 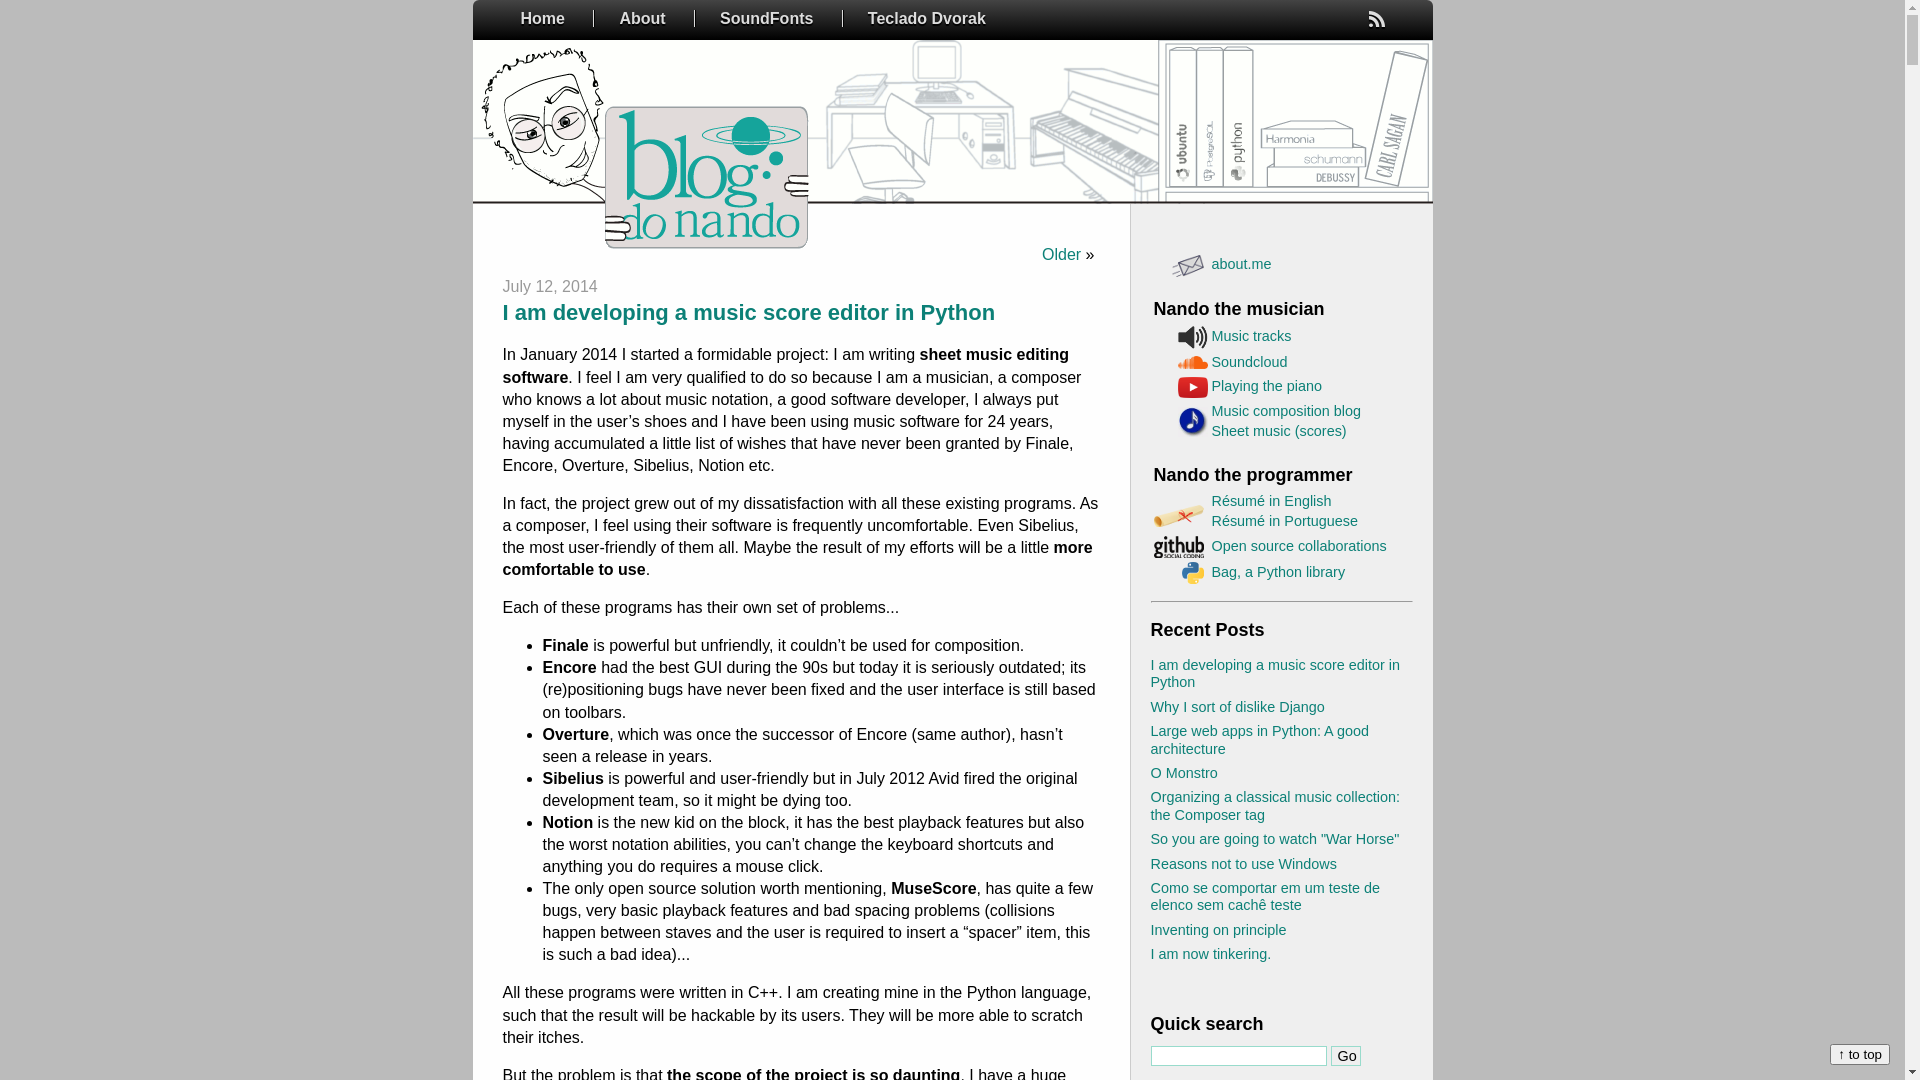 I want to click on 'Sheet music (scores)', so click(x=1278, y=430).